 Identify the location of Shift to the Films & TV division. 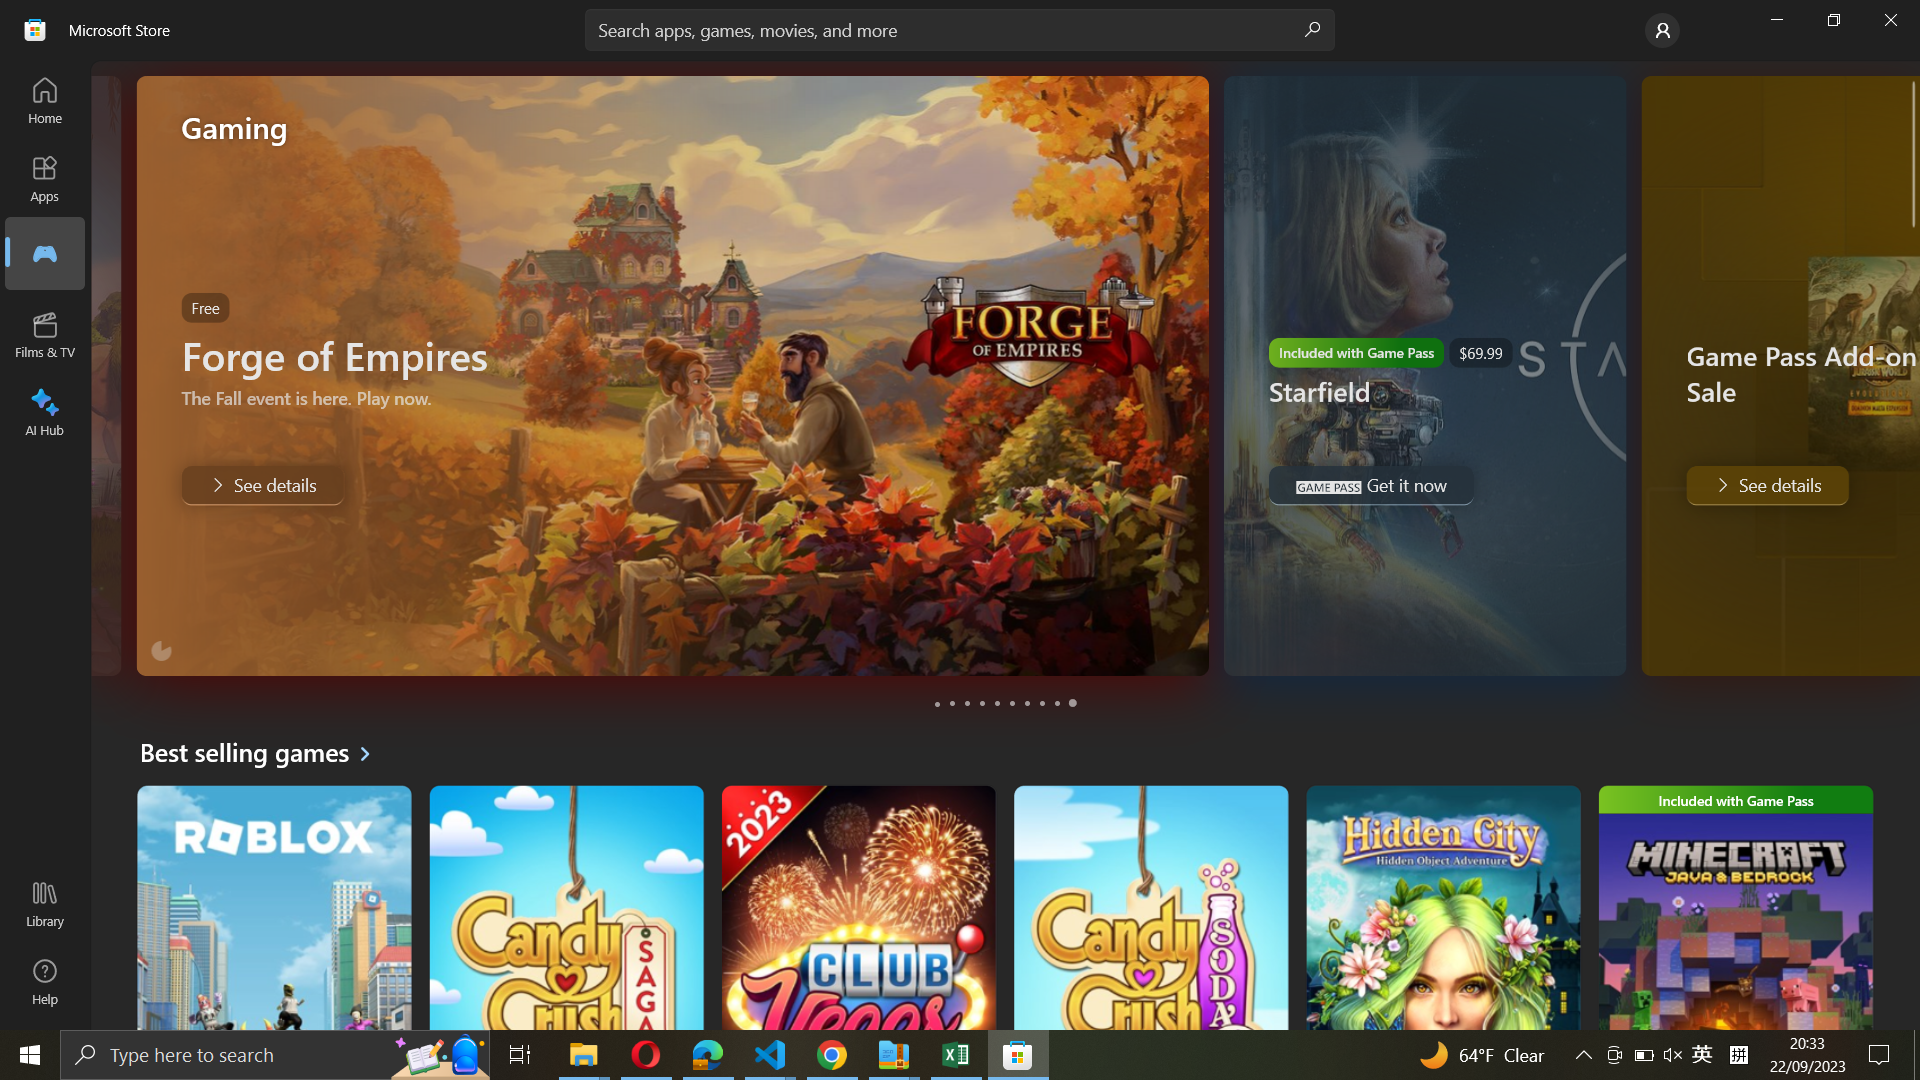
(46, 334).